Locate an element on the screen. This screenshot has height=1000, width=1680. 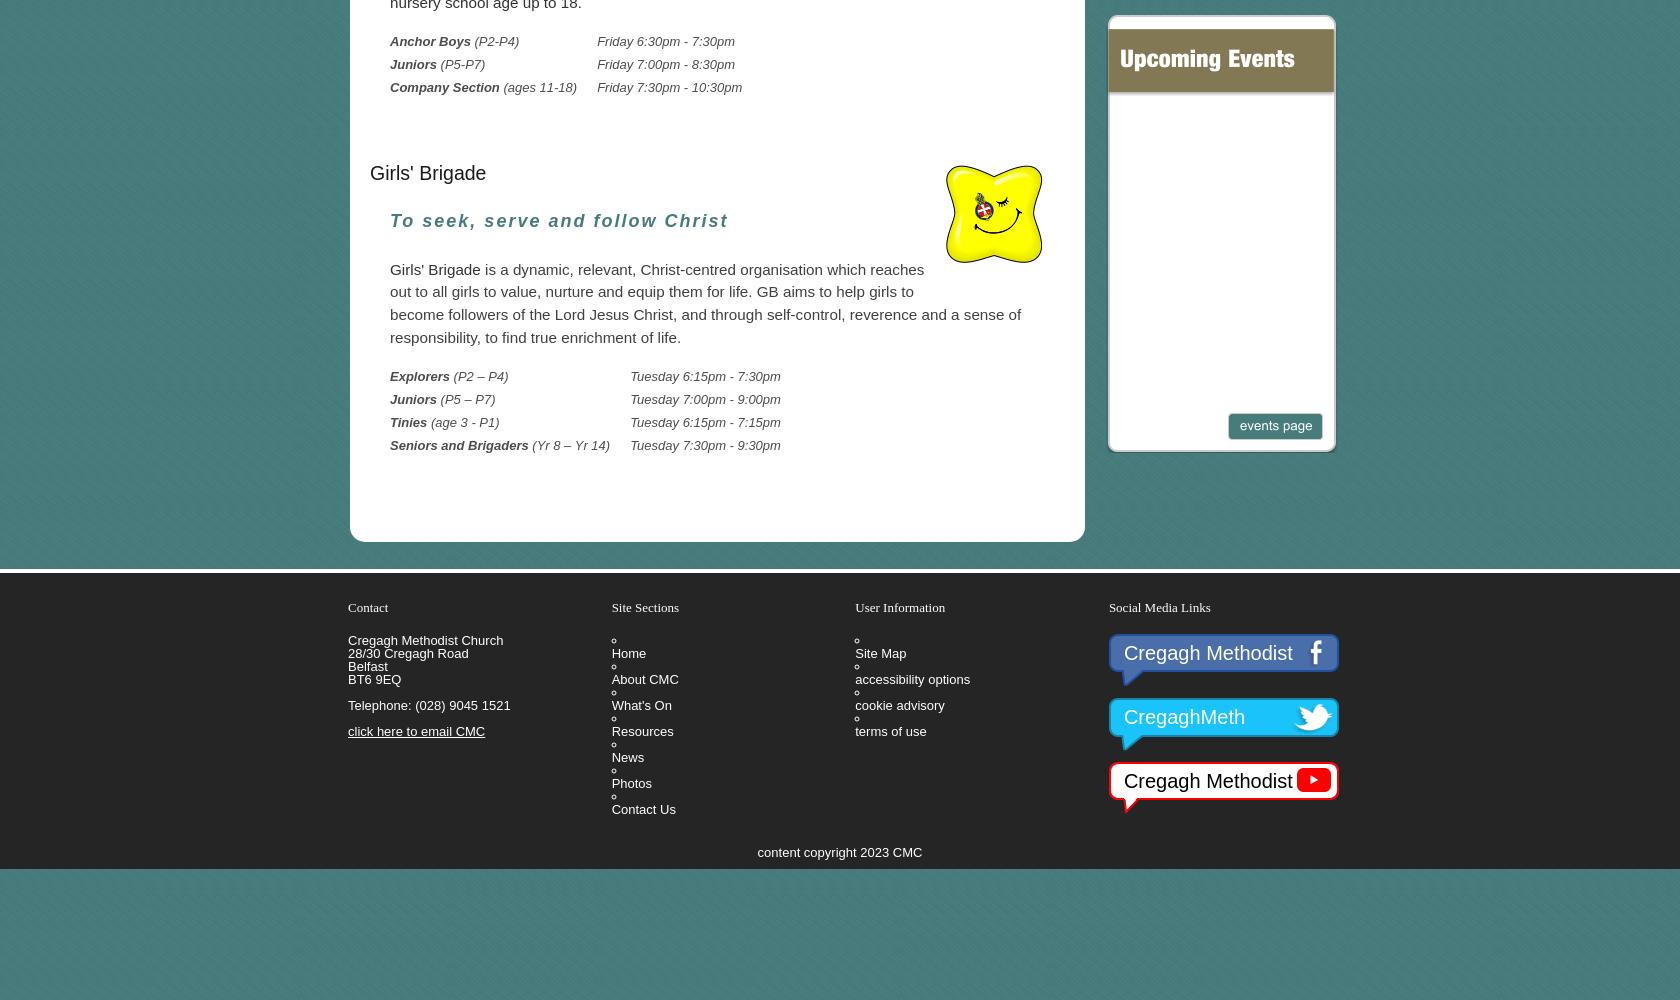
'Company Section' is located at coordinates (389, 86).